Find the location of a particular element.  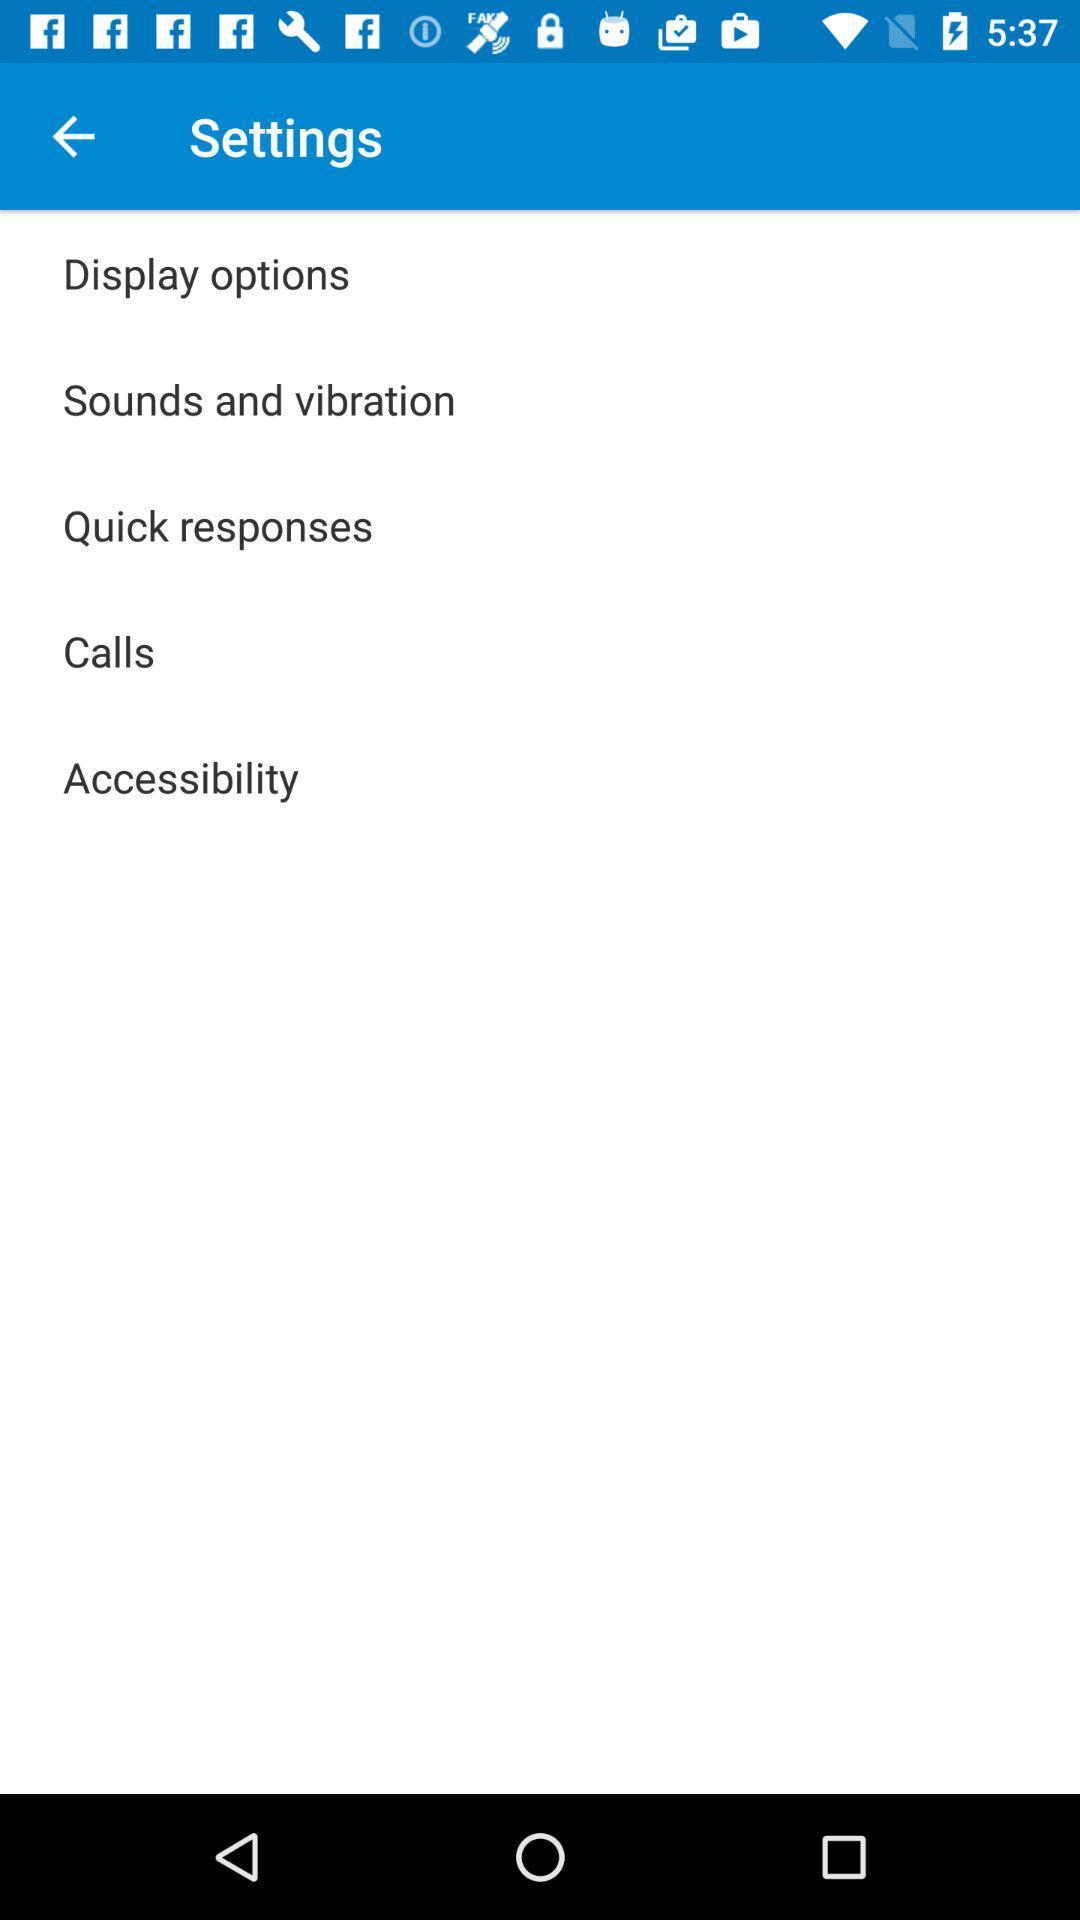

the icon below quick responses icon is located at coordinates (109, 651).